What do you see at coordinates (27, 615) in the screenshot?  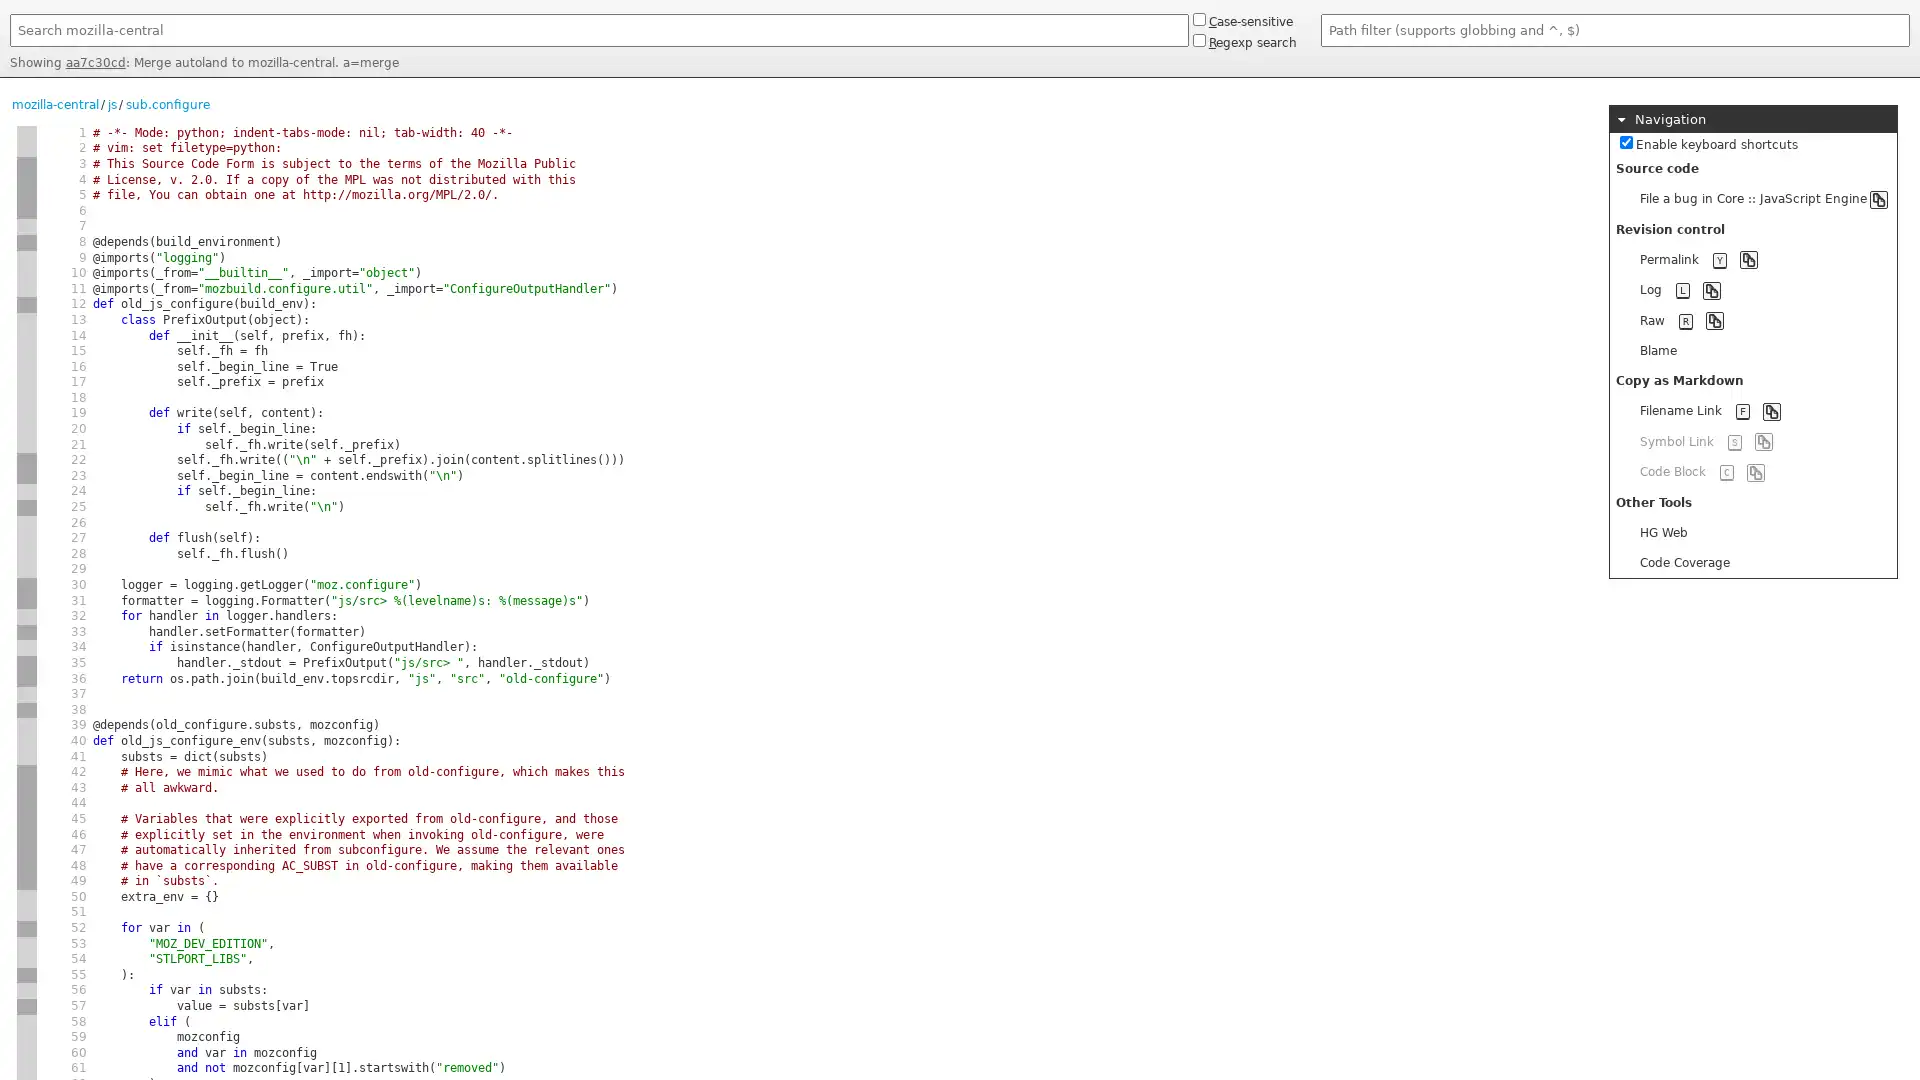 I see `new hash 6` at bounding box center [27, 615].